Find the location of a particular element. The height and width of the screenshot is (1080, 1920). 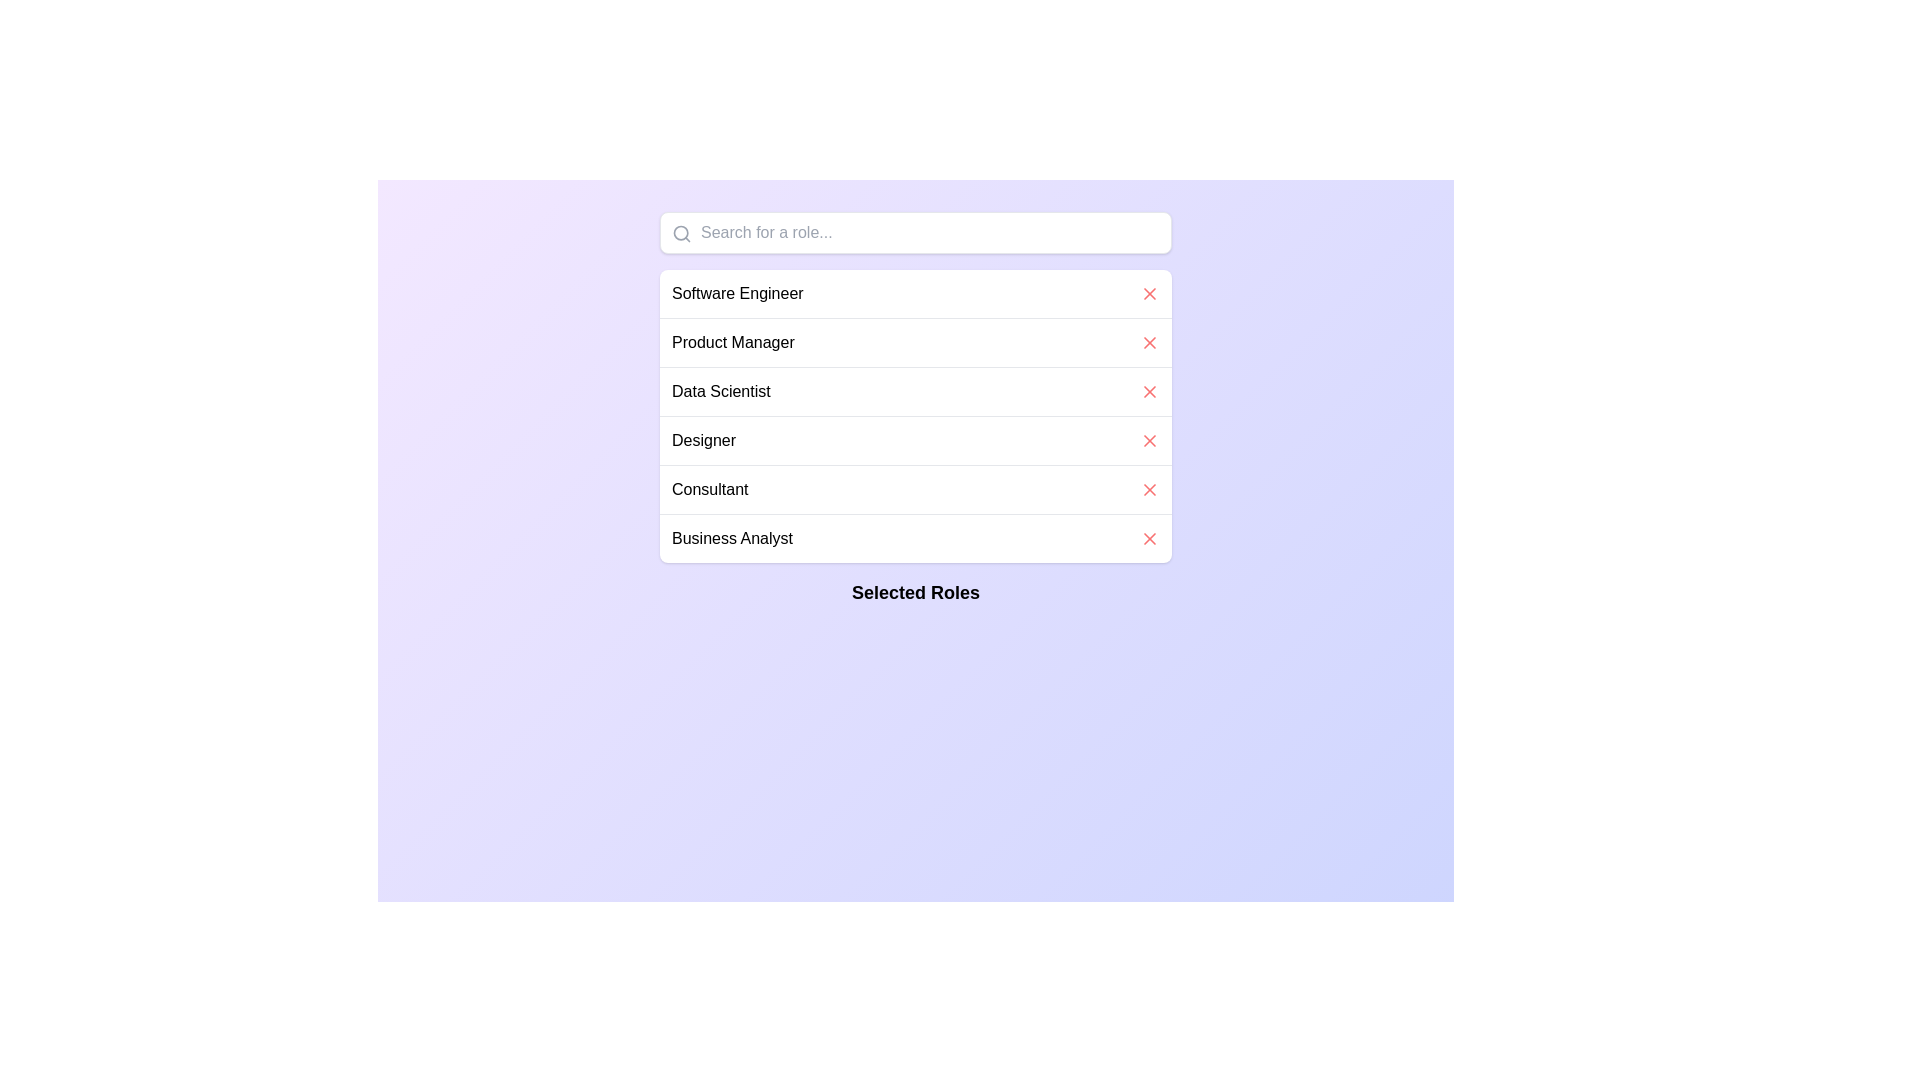

the close or delete button icon located in the fifth entry of the roles list titled 'Consultant' on the right side is located at coordinates (1150, 489).